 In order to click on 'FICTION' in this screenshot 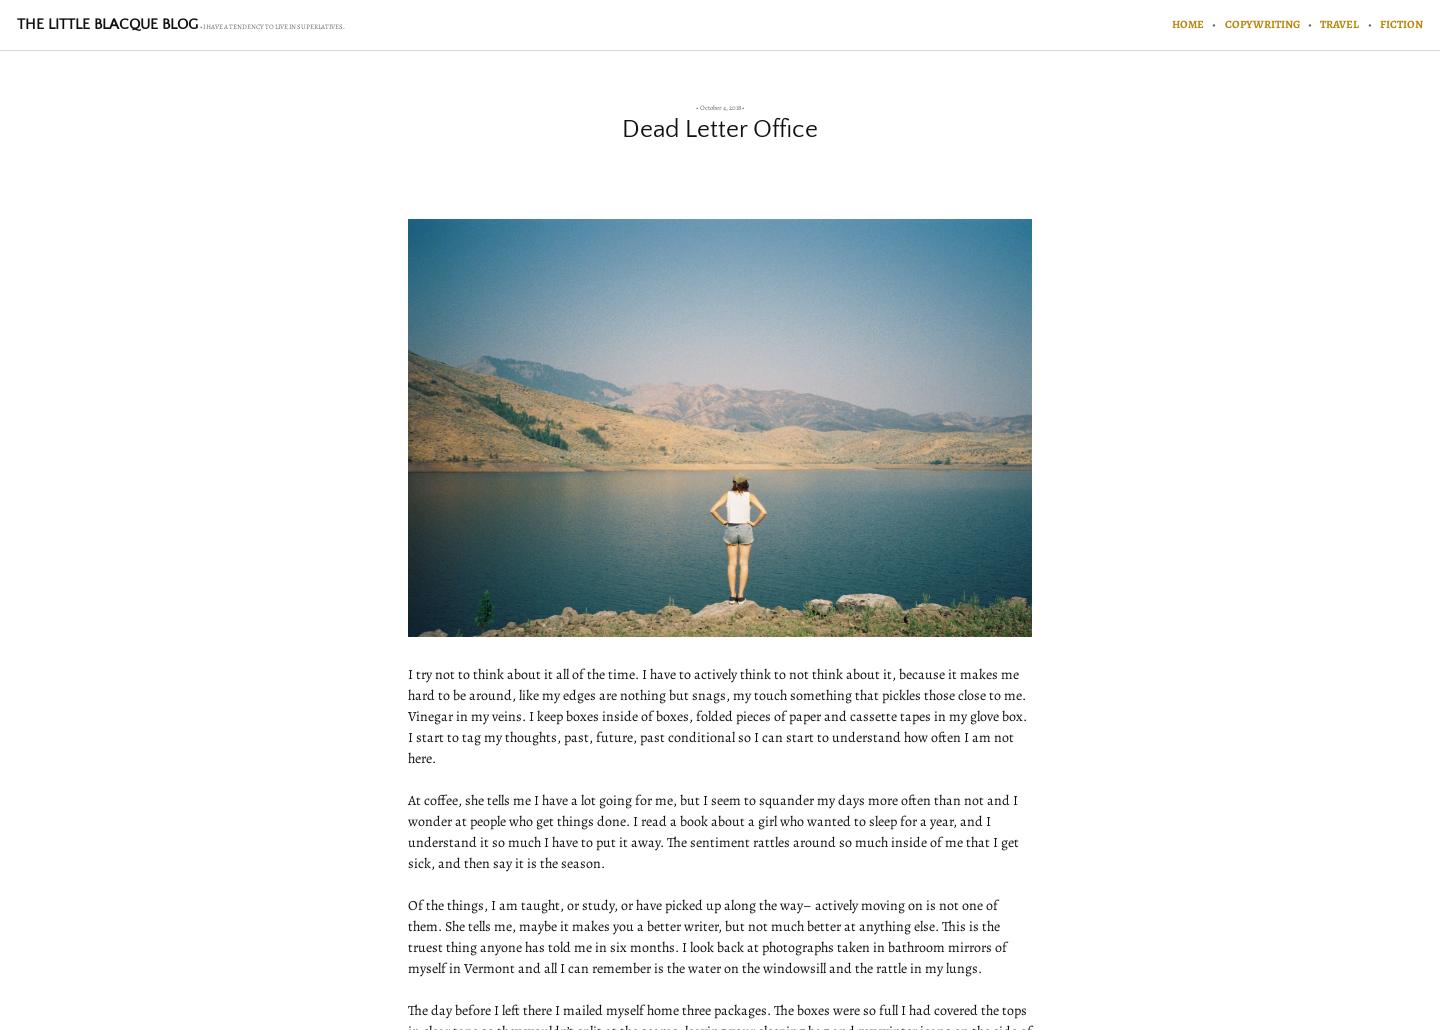, I will do `click(1378, 23)`.